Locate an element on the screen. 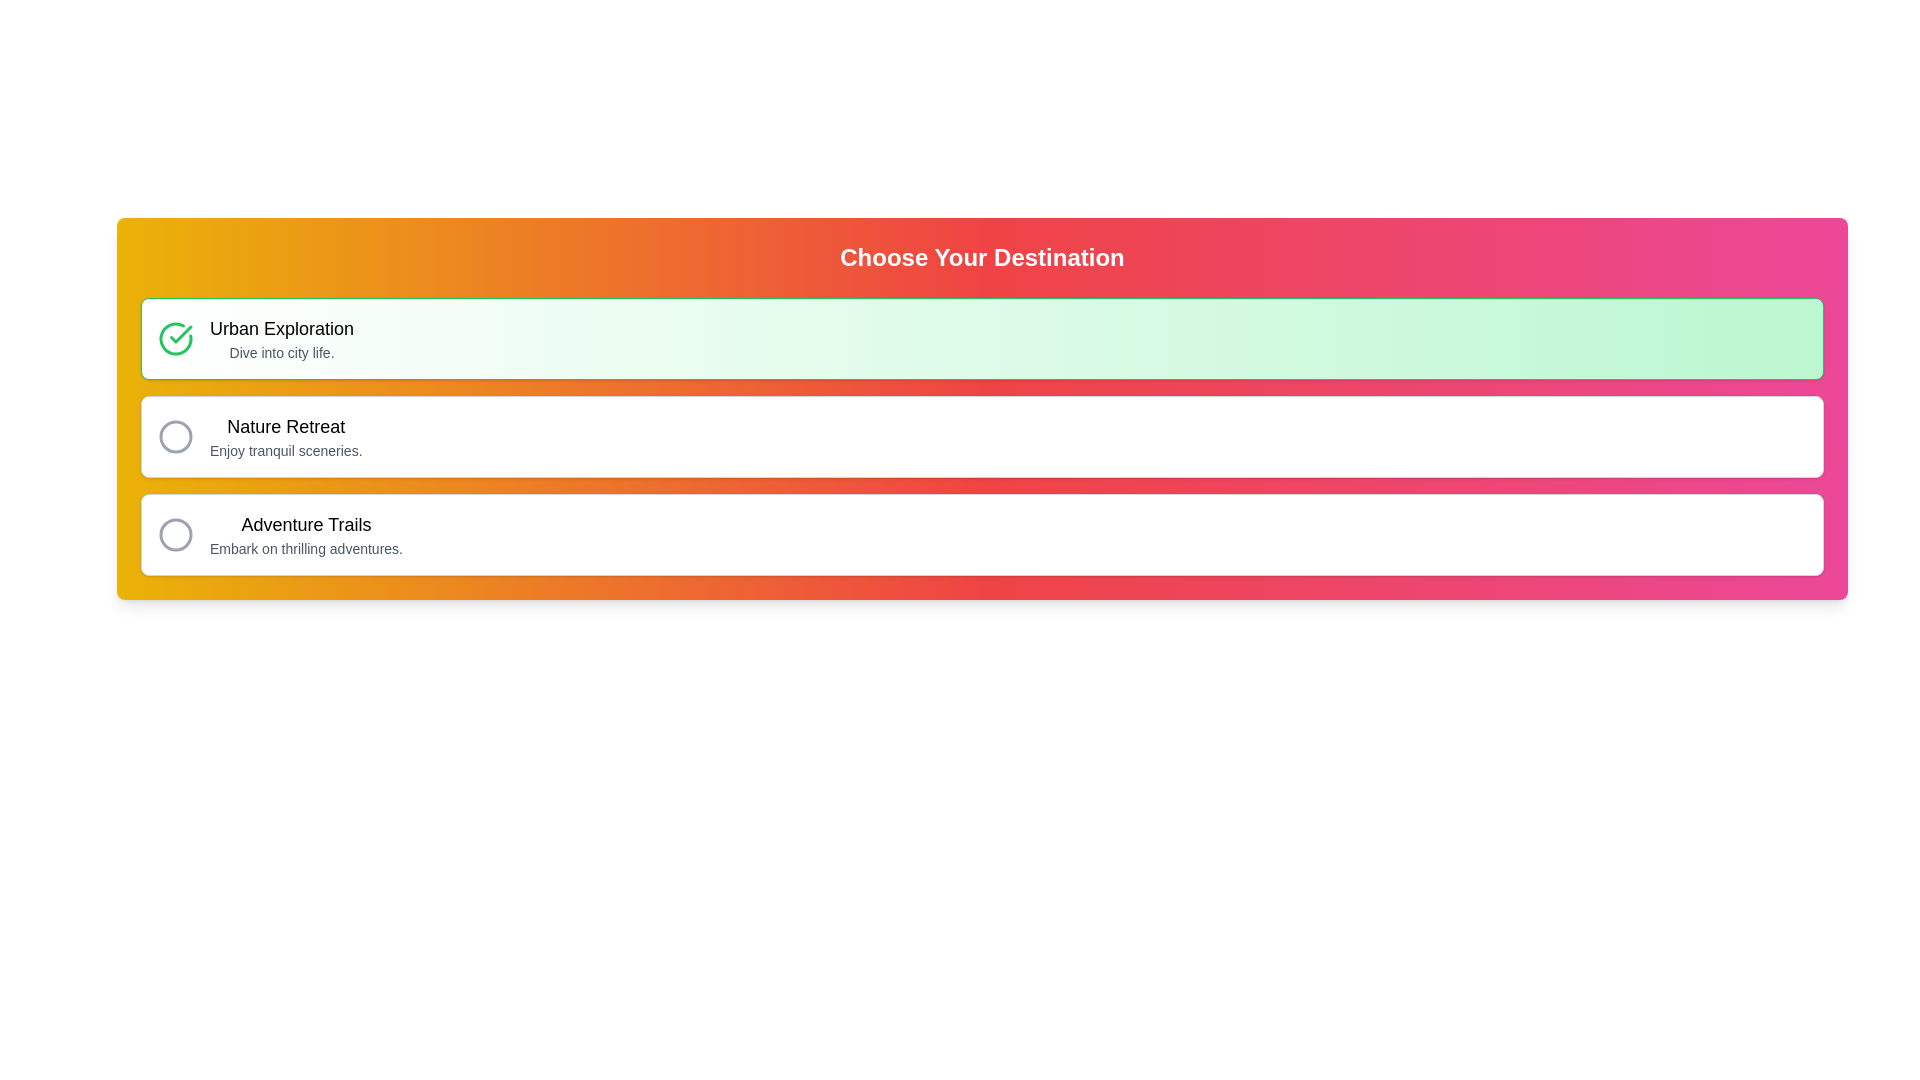 This screenshot has height=1080, width=1920. the title text of the third list item, which describes an item from the list and precedes the description 'Embark on thrilling adventures.' is located at coordinates (305, 523).